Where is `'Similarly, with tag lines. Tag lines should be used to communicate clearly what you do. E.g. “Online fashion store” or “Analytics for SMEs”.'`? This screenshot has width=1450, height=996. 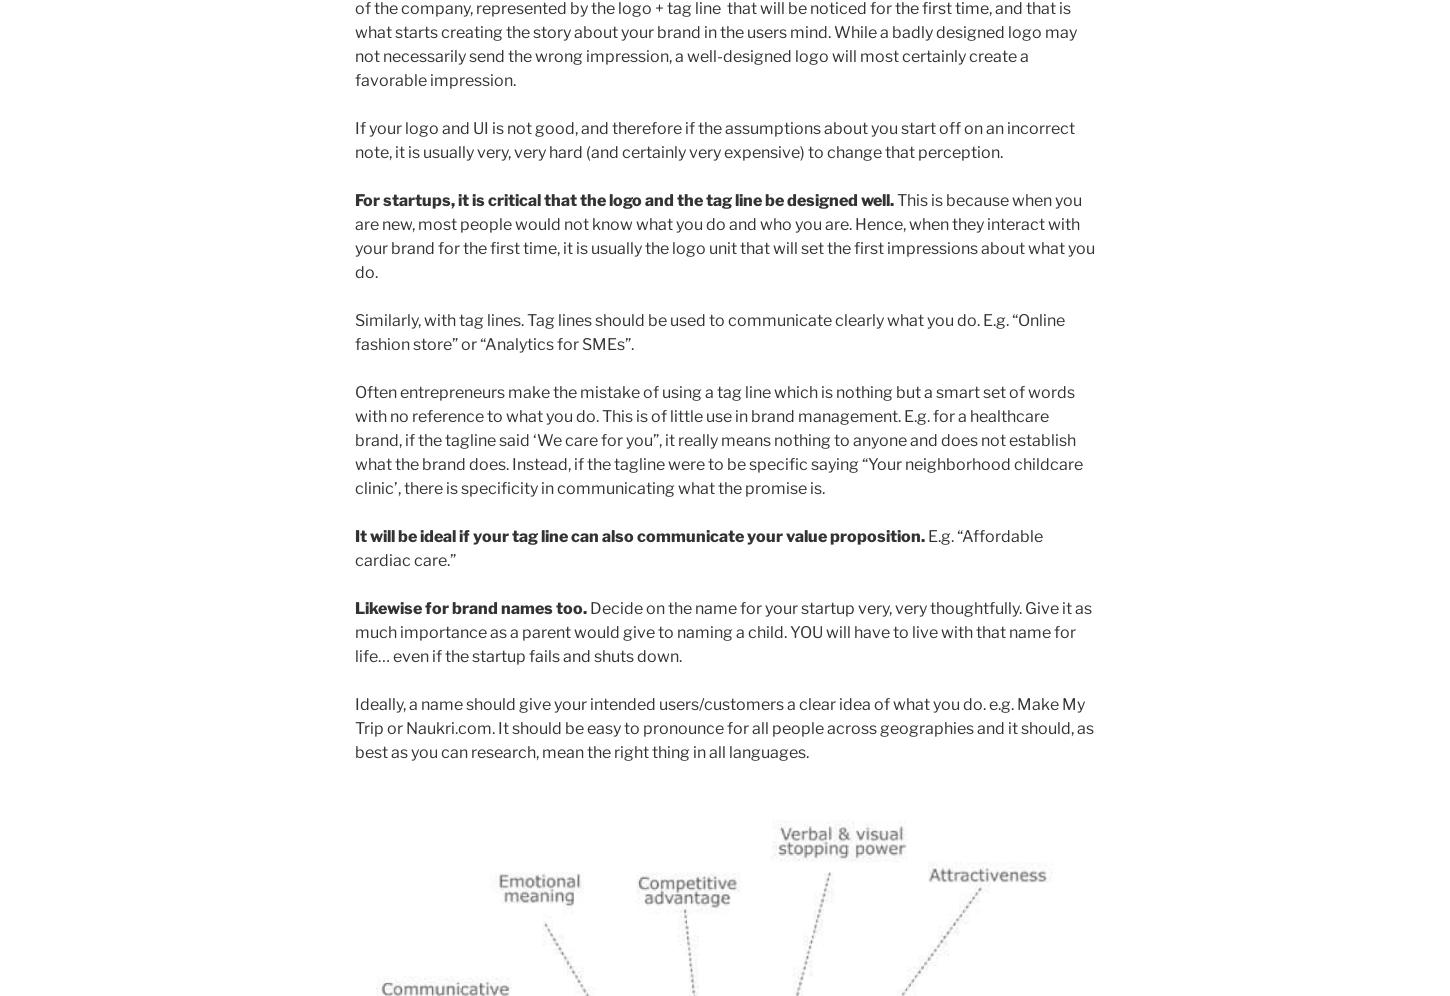
'Similarly, with tag lines. Tag lines should be used to communicate clearly what you do. E.g. “Online fashion store” or “Analytics for SMEs”.' is located at coordinates (709, 330).